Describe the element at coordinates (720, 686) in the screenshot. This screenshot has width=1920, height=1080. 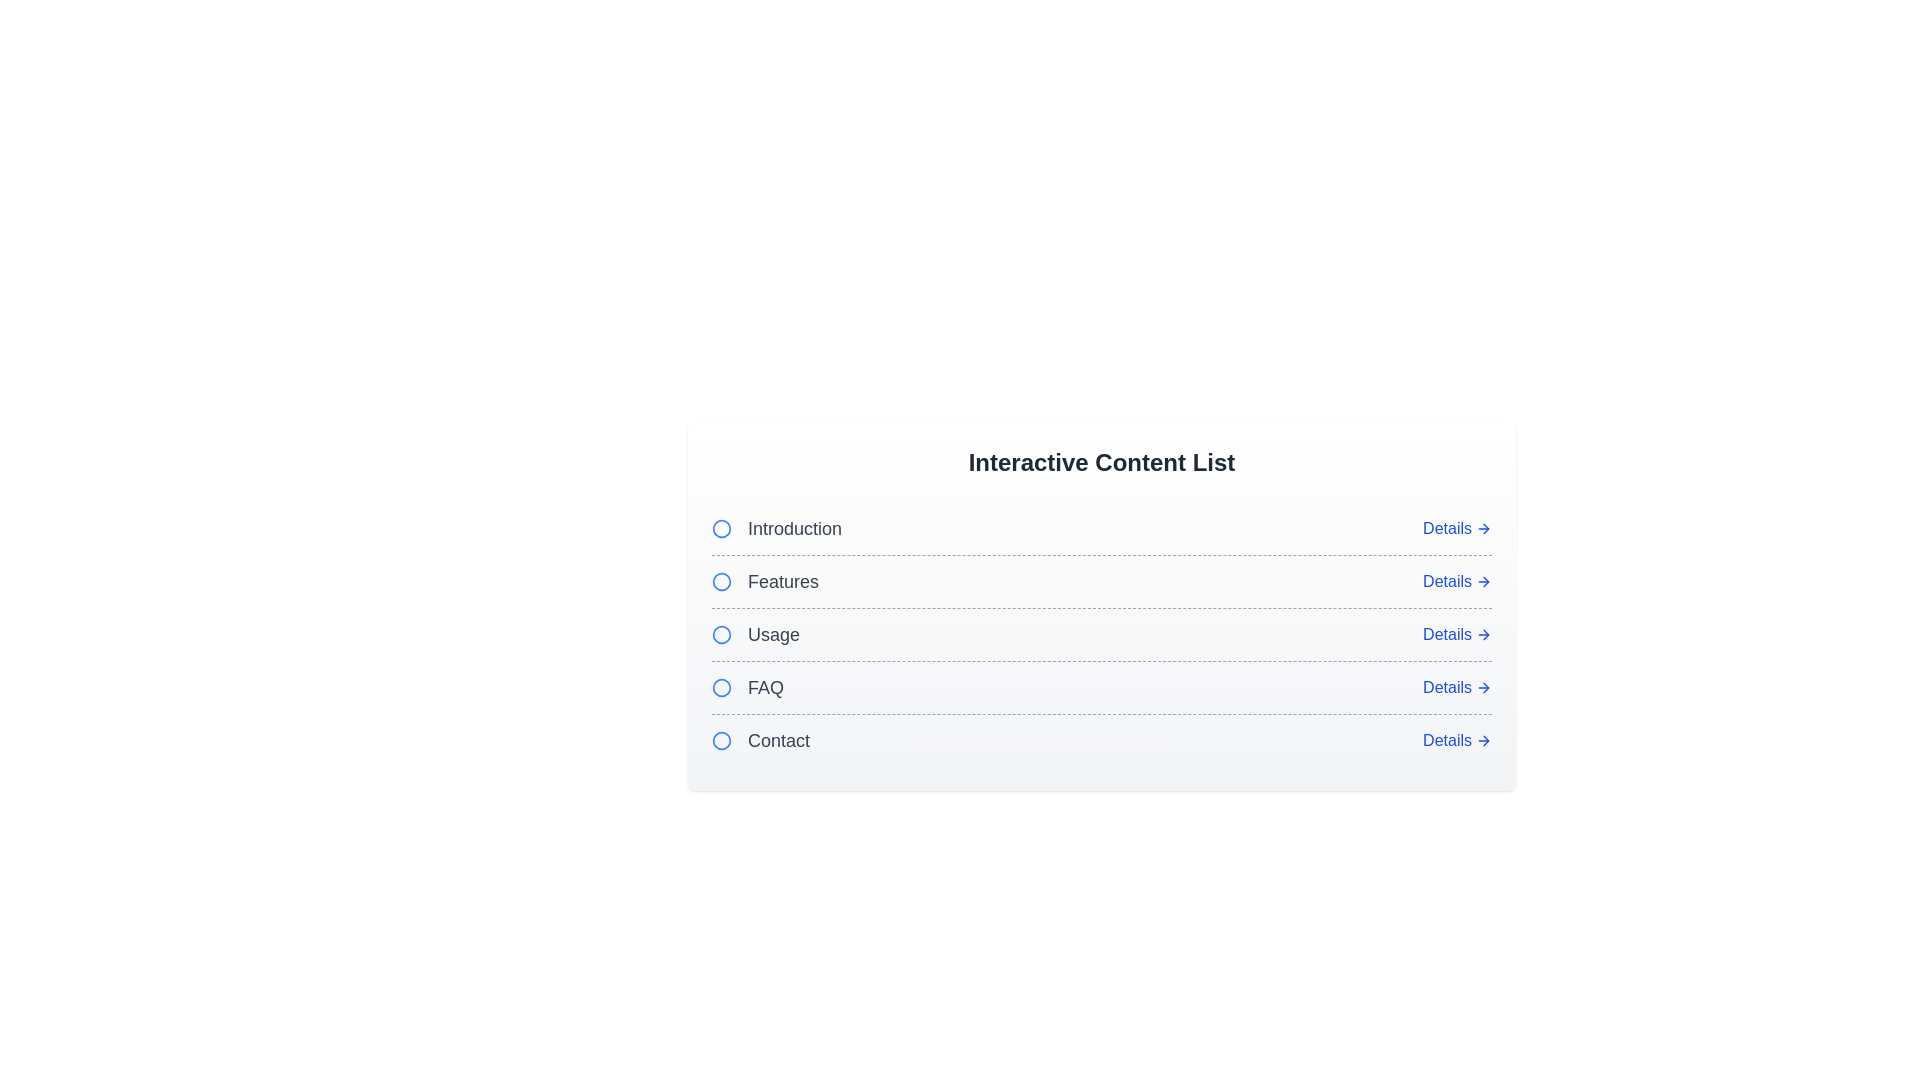
I see `the icon located to the left of the 'FAQ' text, which serves as an indicator for the FAQ section` at that location.